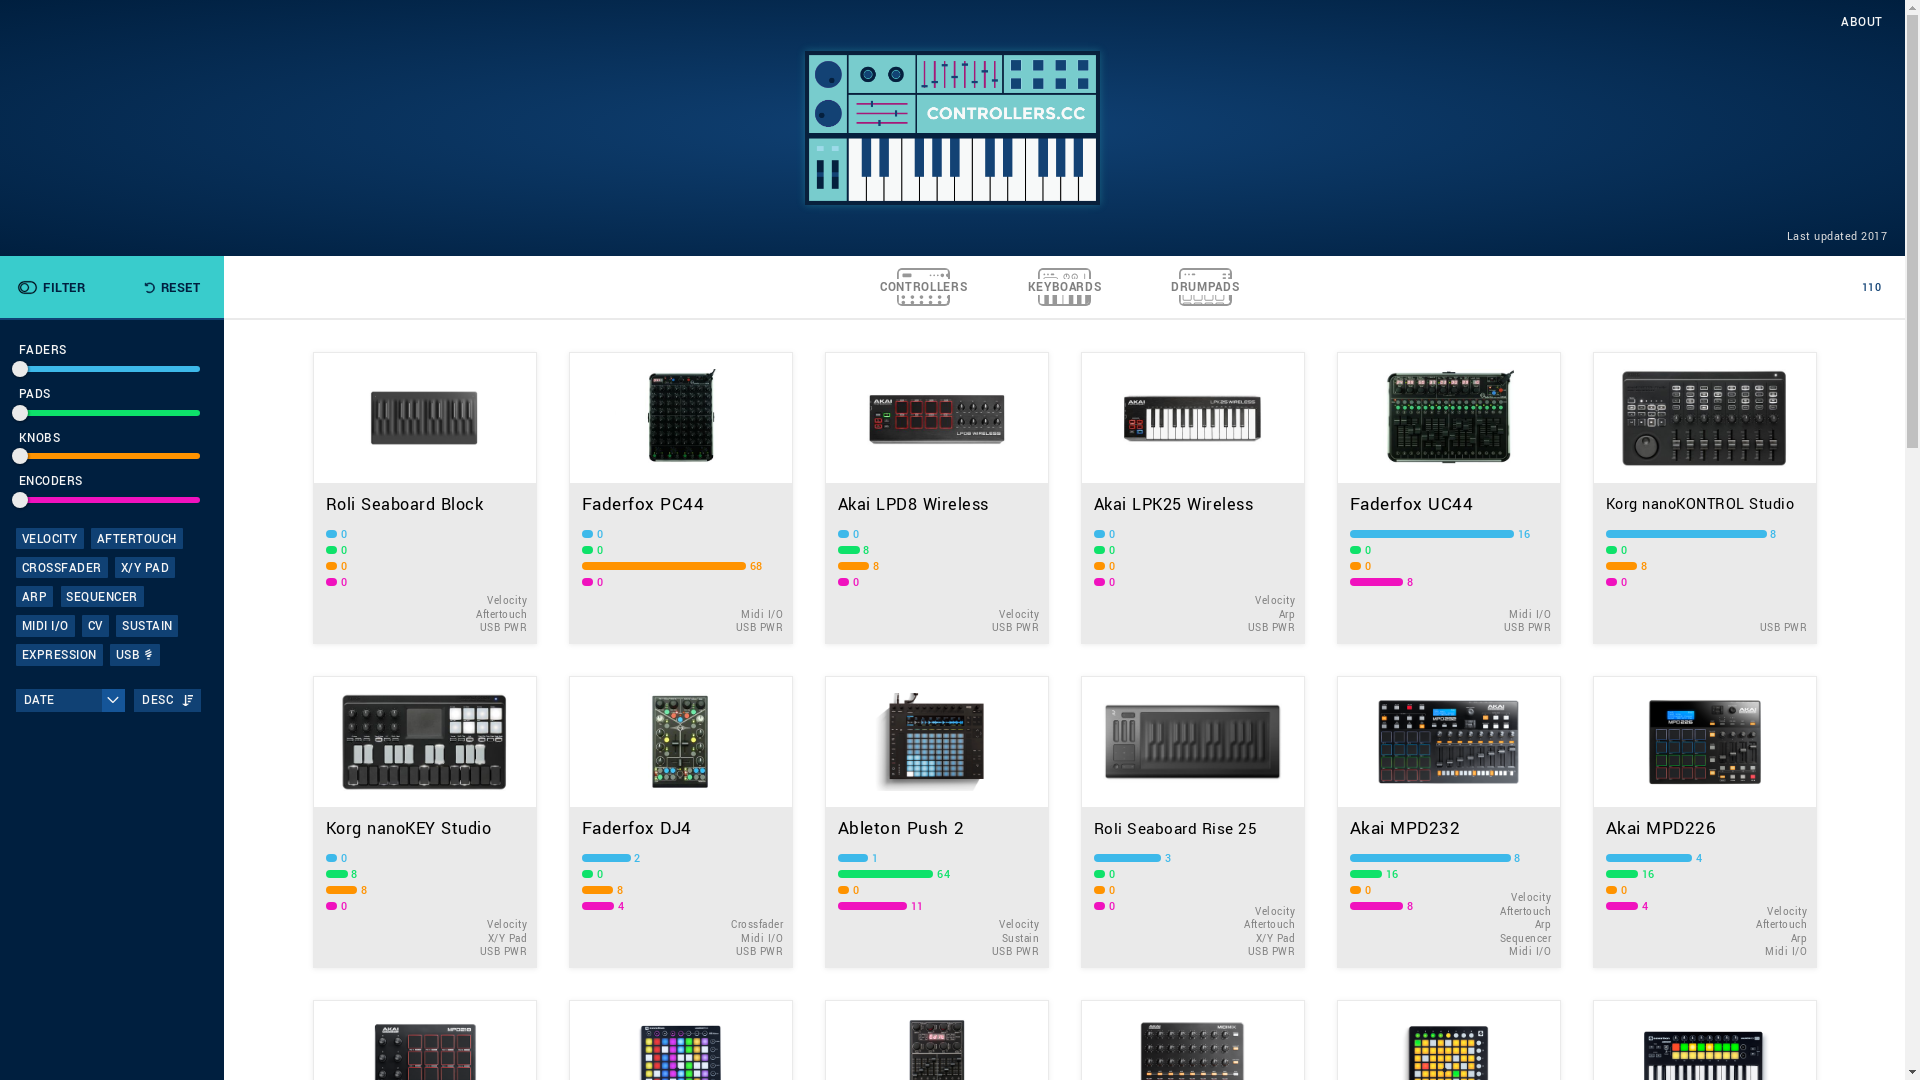 The height and width of the screenshot is (1080, 1920). Describe the element at coordinates (935, 496) in the screenshot. I see `'Akai LPD8 Wireless` at that location.